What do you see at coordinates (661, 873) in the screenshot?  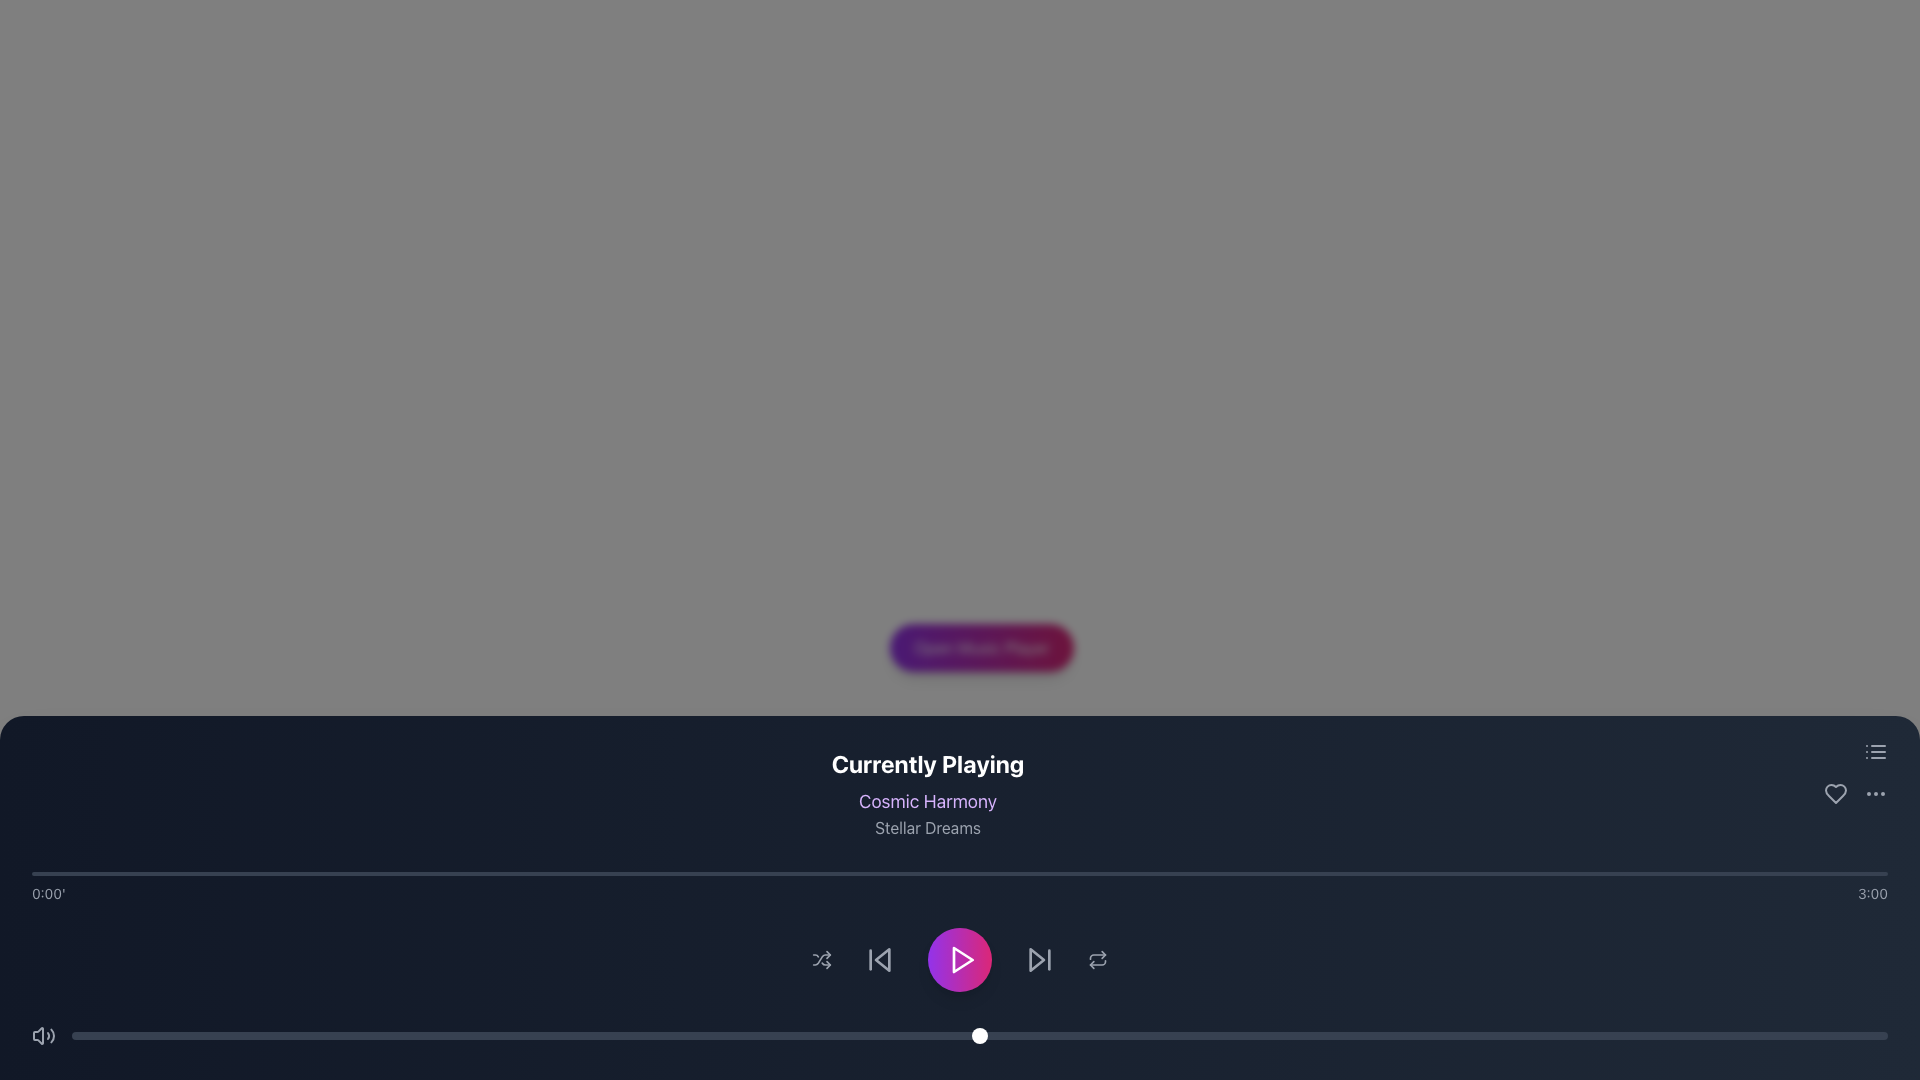 I see `playback position` at bounding box center [661, 873].